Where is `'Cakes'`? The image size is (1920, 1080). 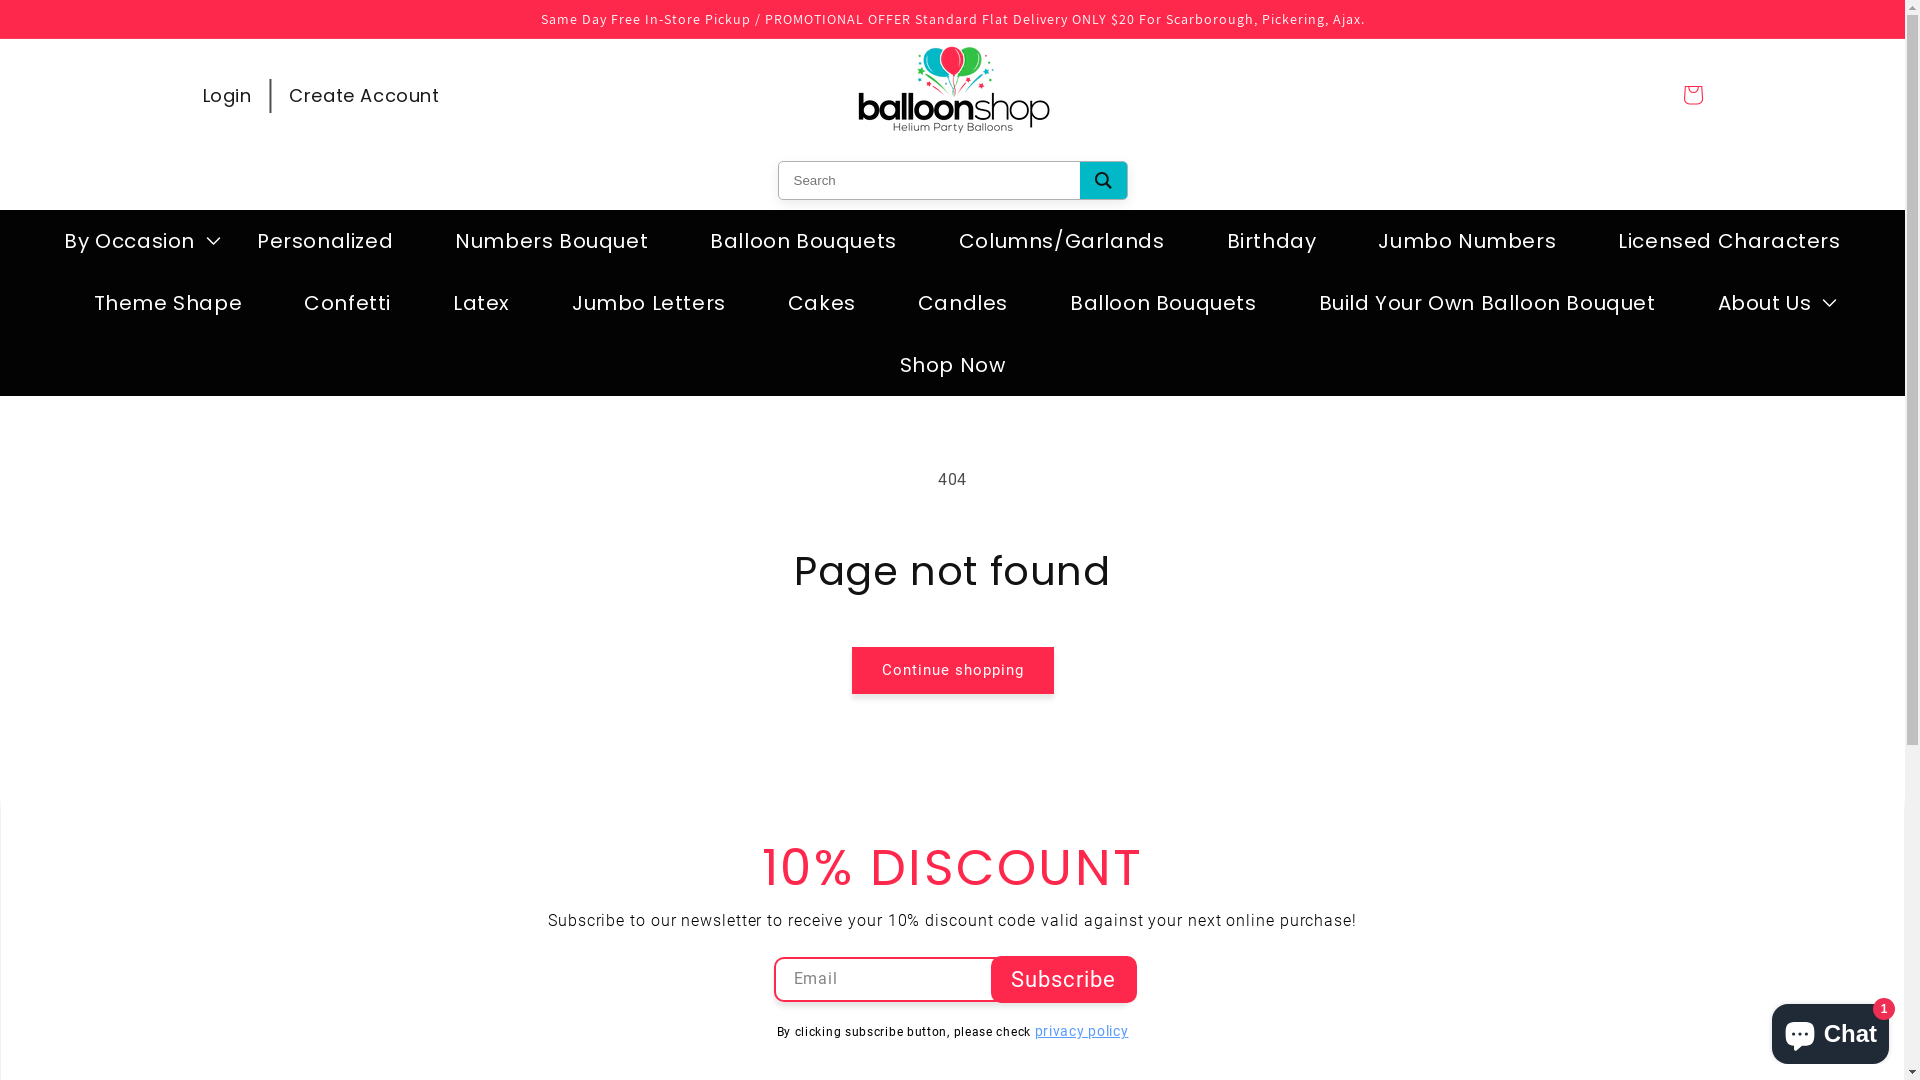 'Cakes' is located at coordinates (821, 303).